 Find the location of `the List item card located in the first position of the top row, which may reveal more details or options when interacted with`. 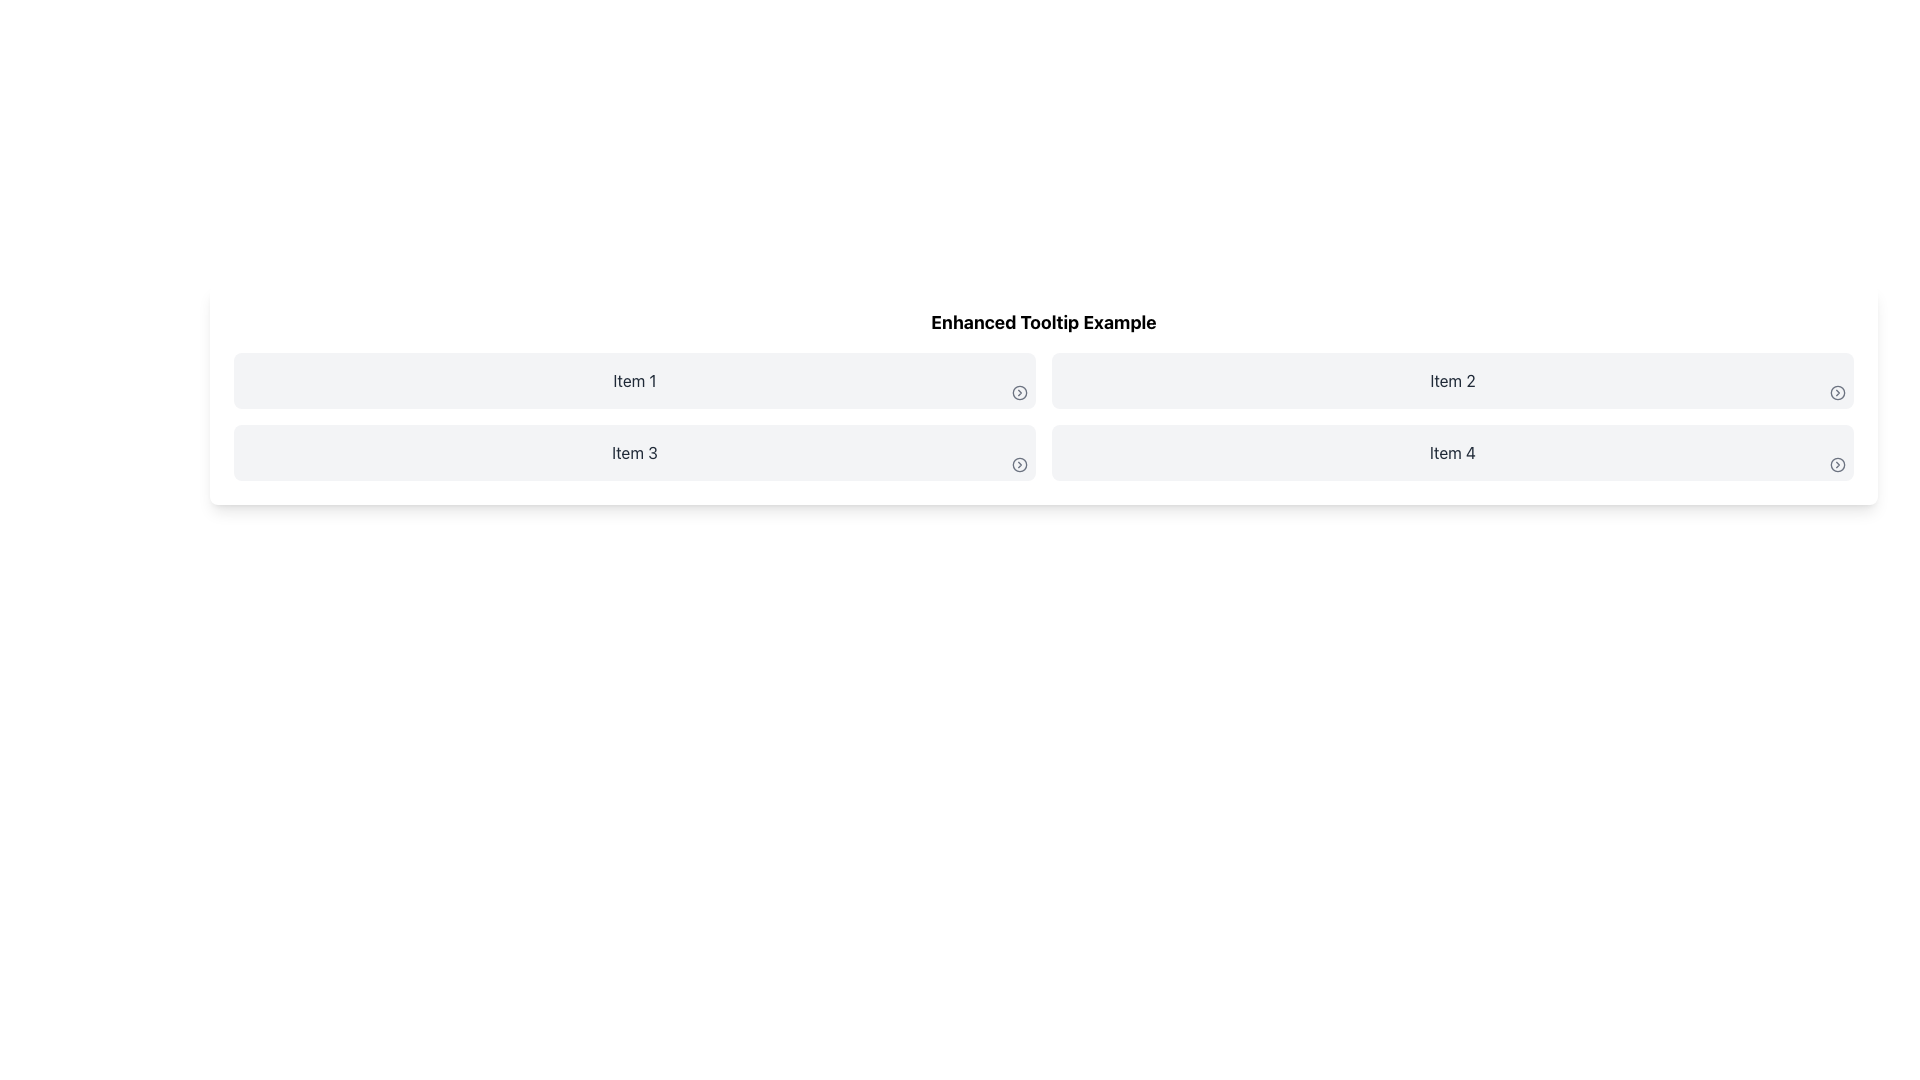

the List item card located in the first position of the top row, which may reveal more details or options when interacted with is located at coordinates (633, 381).